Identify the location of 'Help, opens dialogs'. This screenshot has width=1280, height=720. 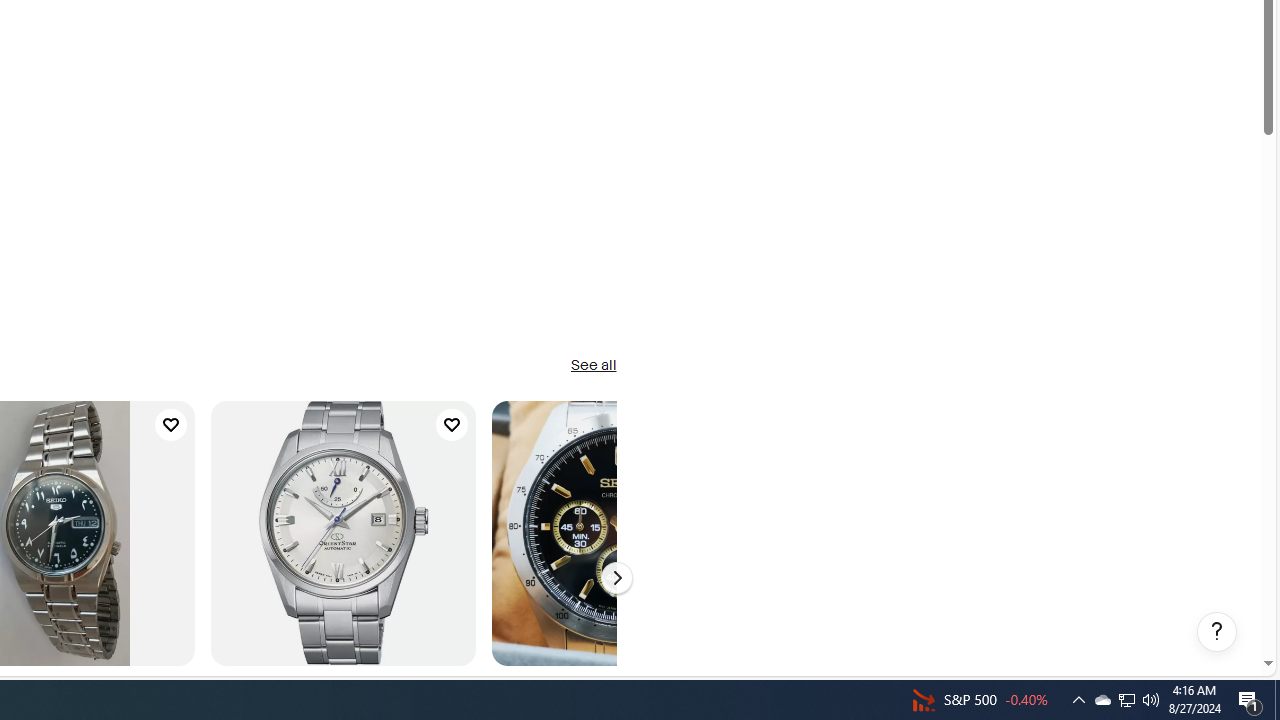
(1216, 632).